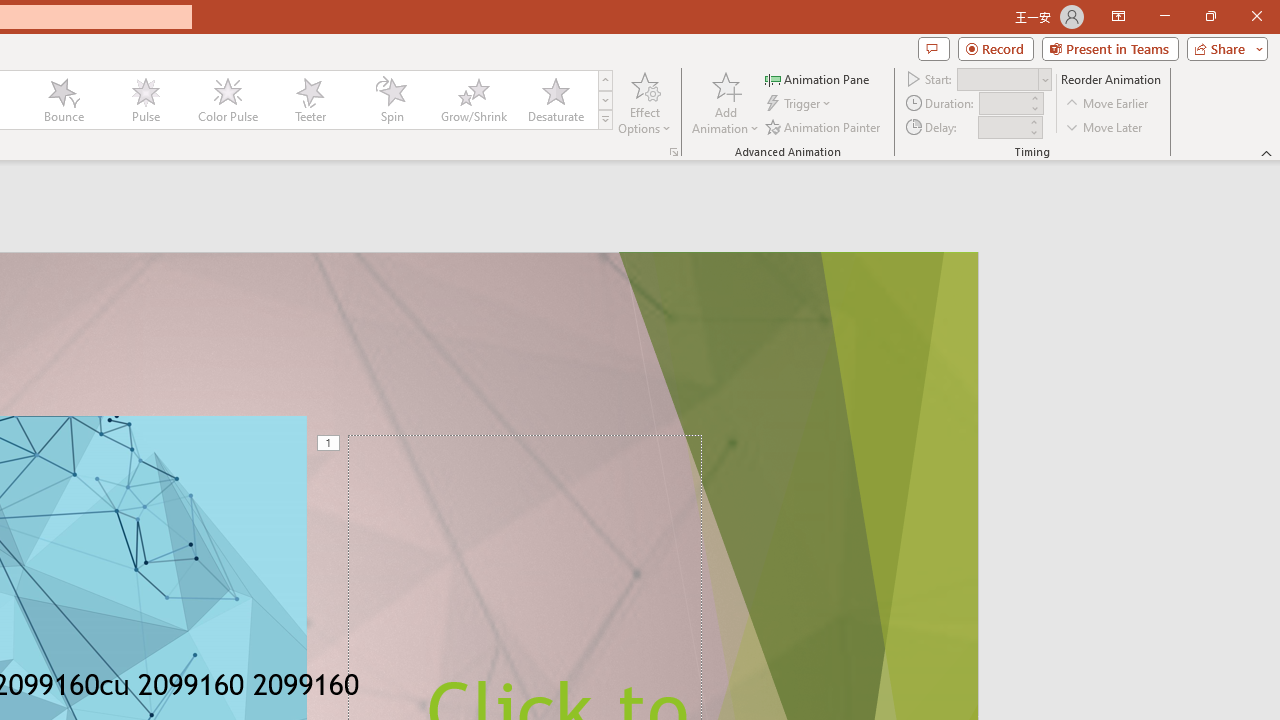 This screenshot has width=1280, height=720. Describe the element at coordinates (1002, 127) in the screenshot. I see `'Animation Delay'` at that location.